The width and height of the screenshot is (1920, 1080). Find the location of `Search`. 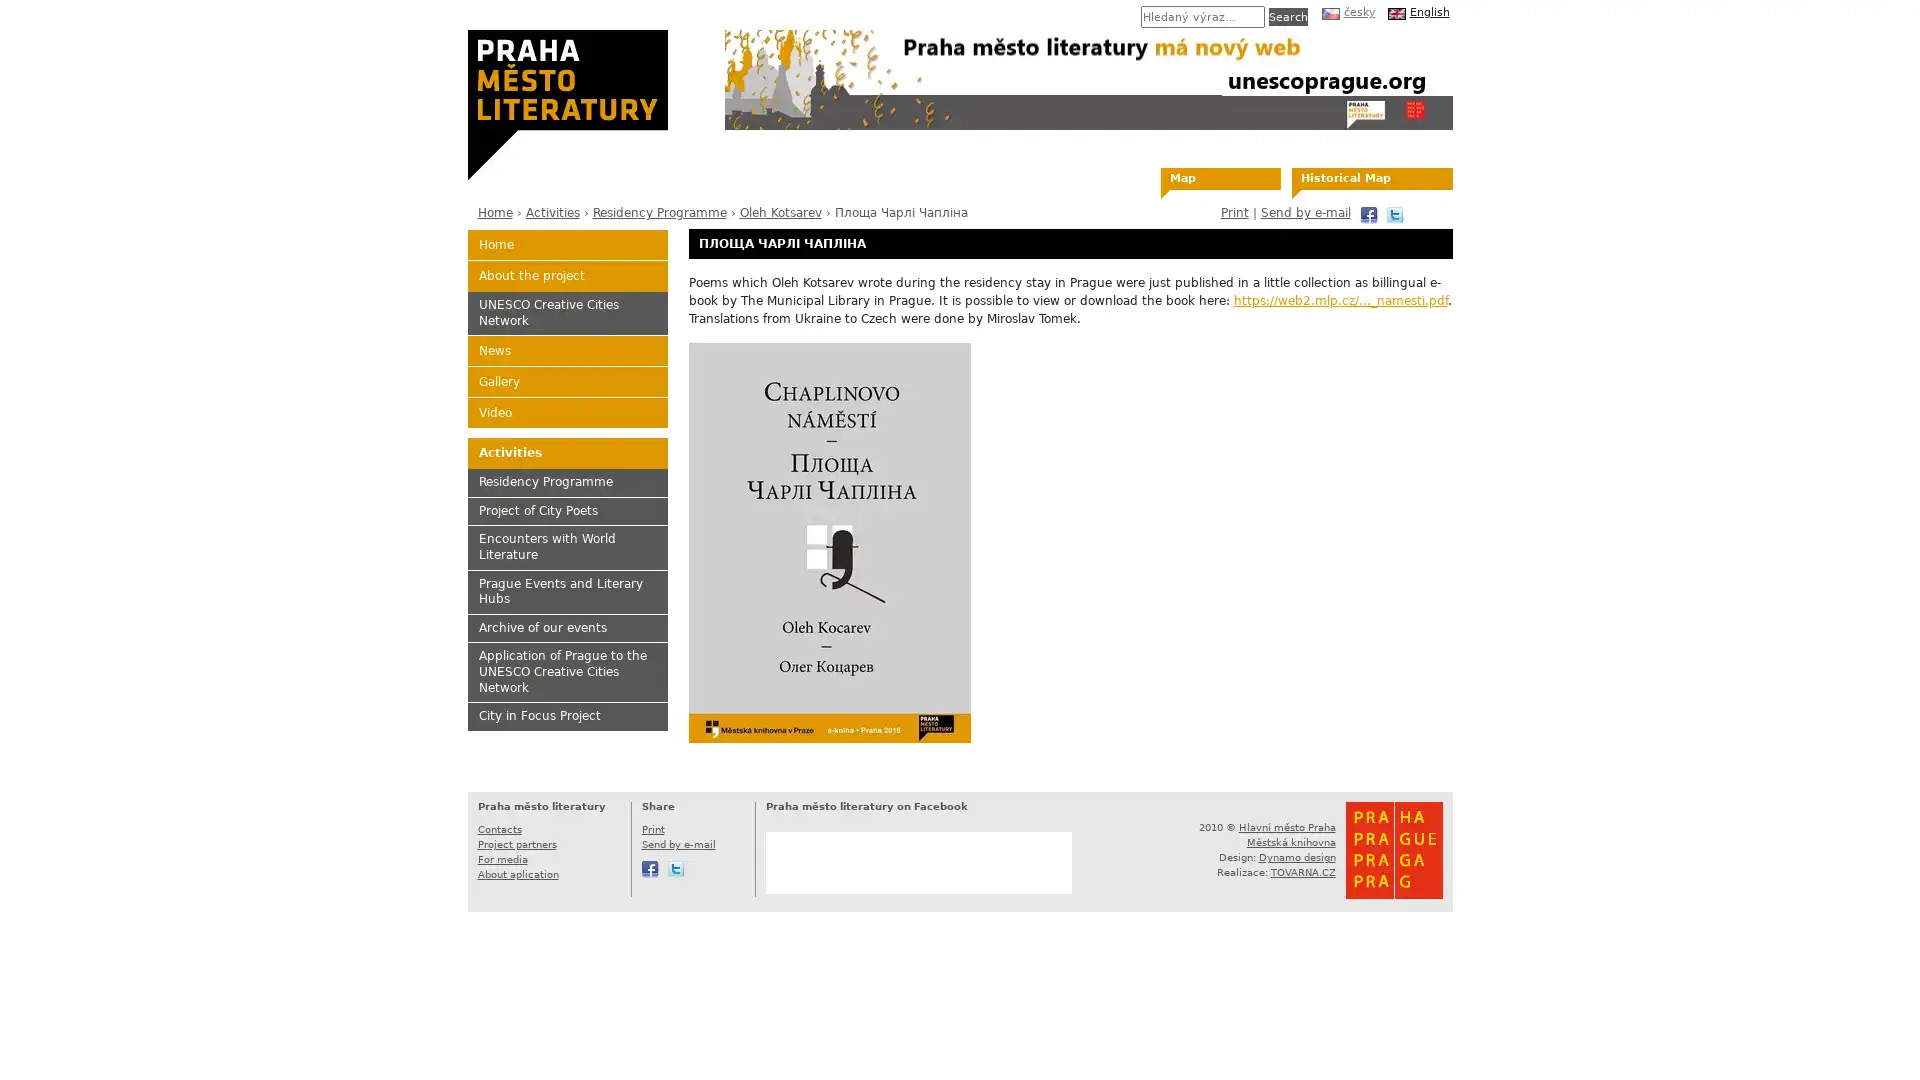

Search is located at coordinates (1287, 16).